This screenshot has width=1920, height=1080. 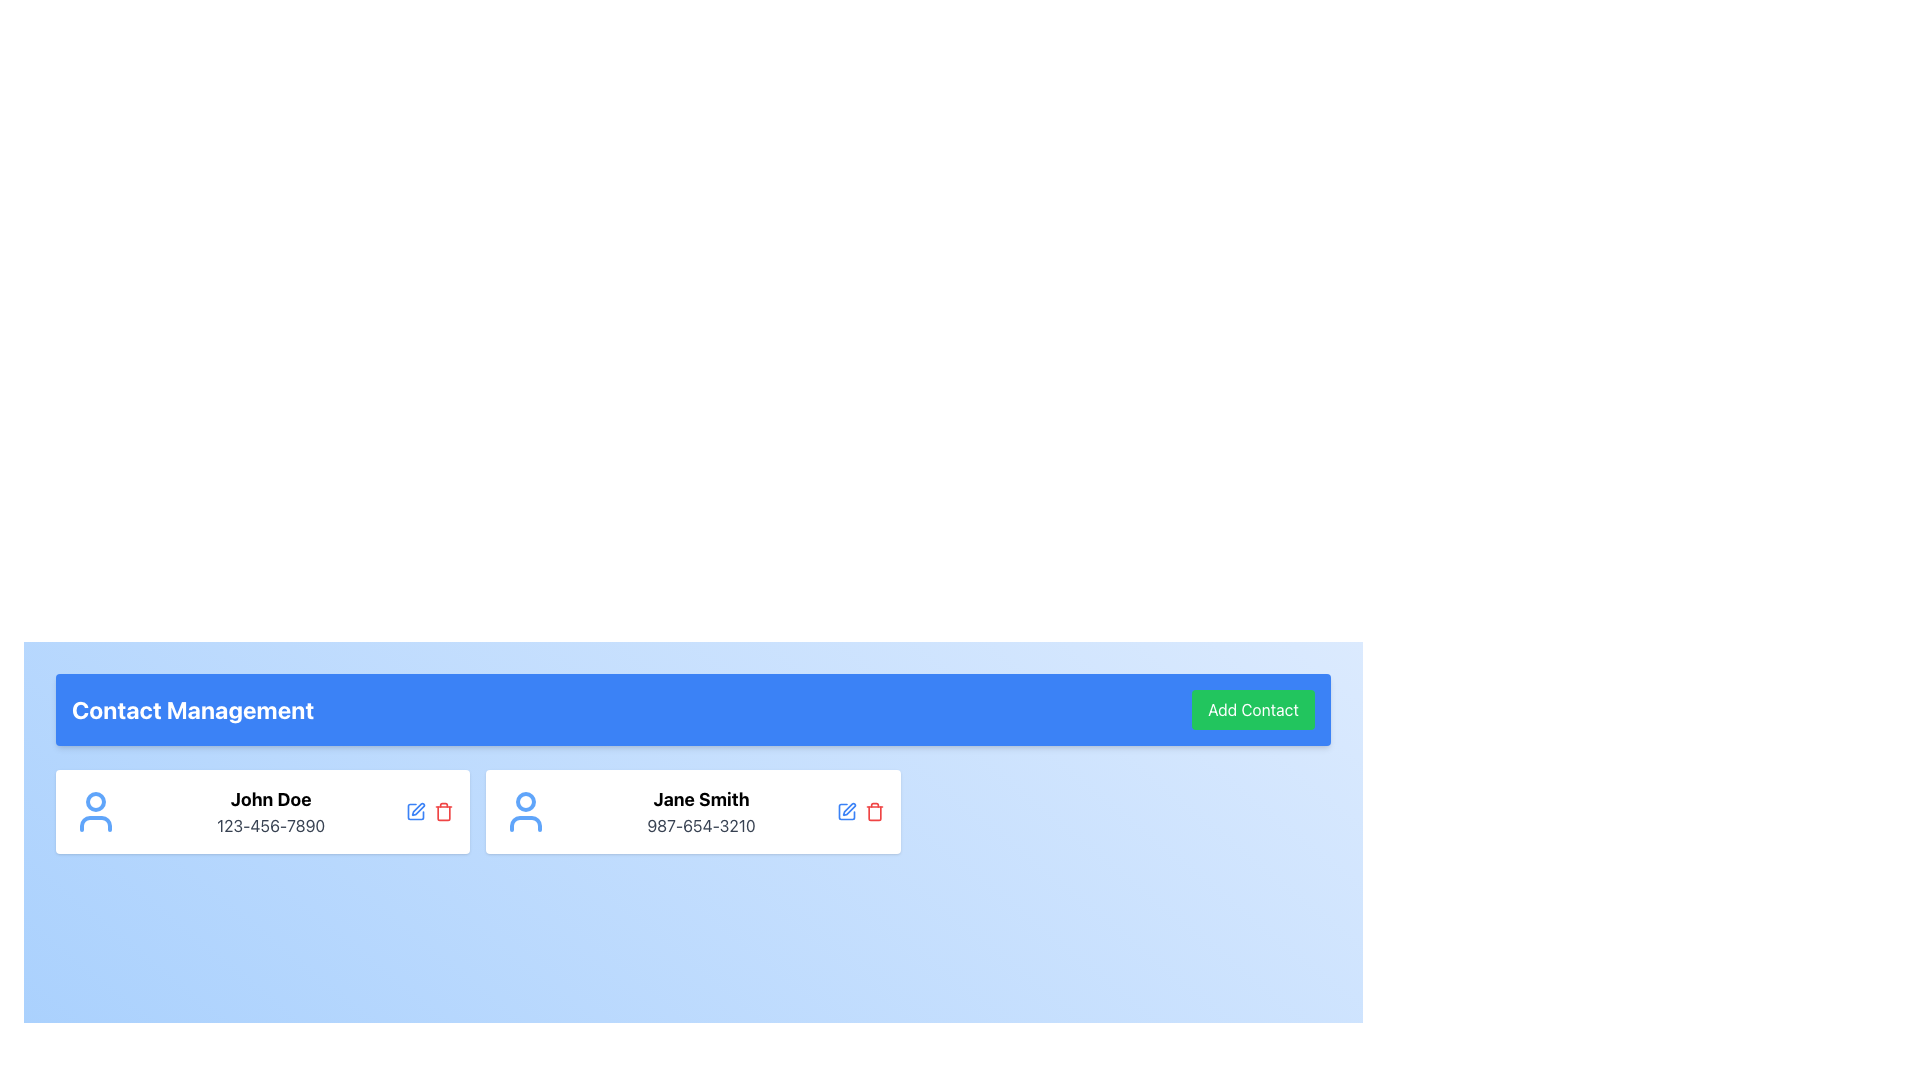 What do you see at coordinates (1252, 708) in the screenshot?
I see `the green 'Add Contact' button with rounded corners located to the right of the 'Contact Management' label` at bounding box center [1252, 708].